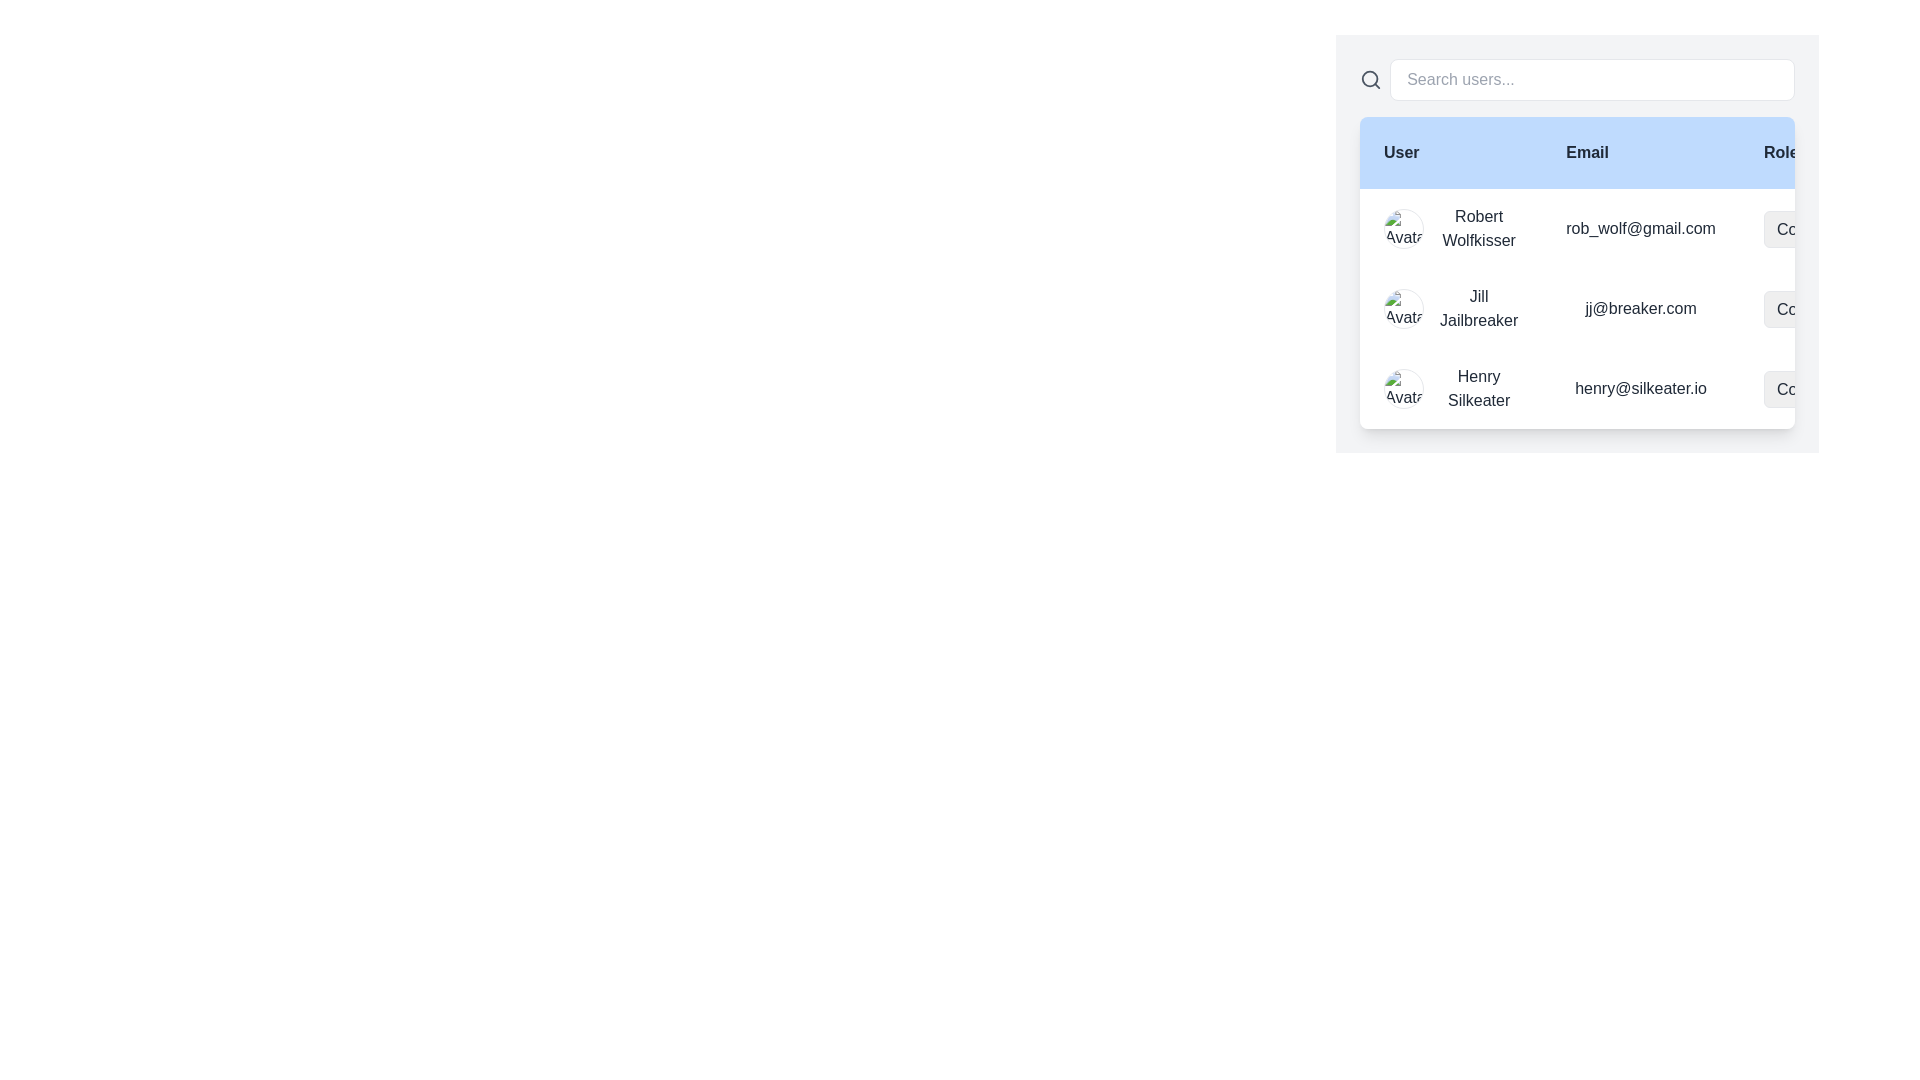 The width and height of the screenshot is (1920, 1080). Describe the element at coordinates (1402, 227) in the screenshot. I see `the circular avatar image representing the user profile picture of 'Robert Wolfkisser'` at that location.